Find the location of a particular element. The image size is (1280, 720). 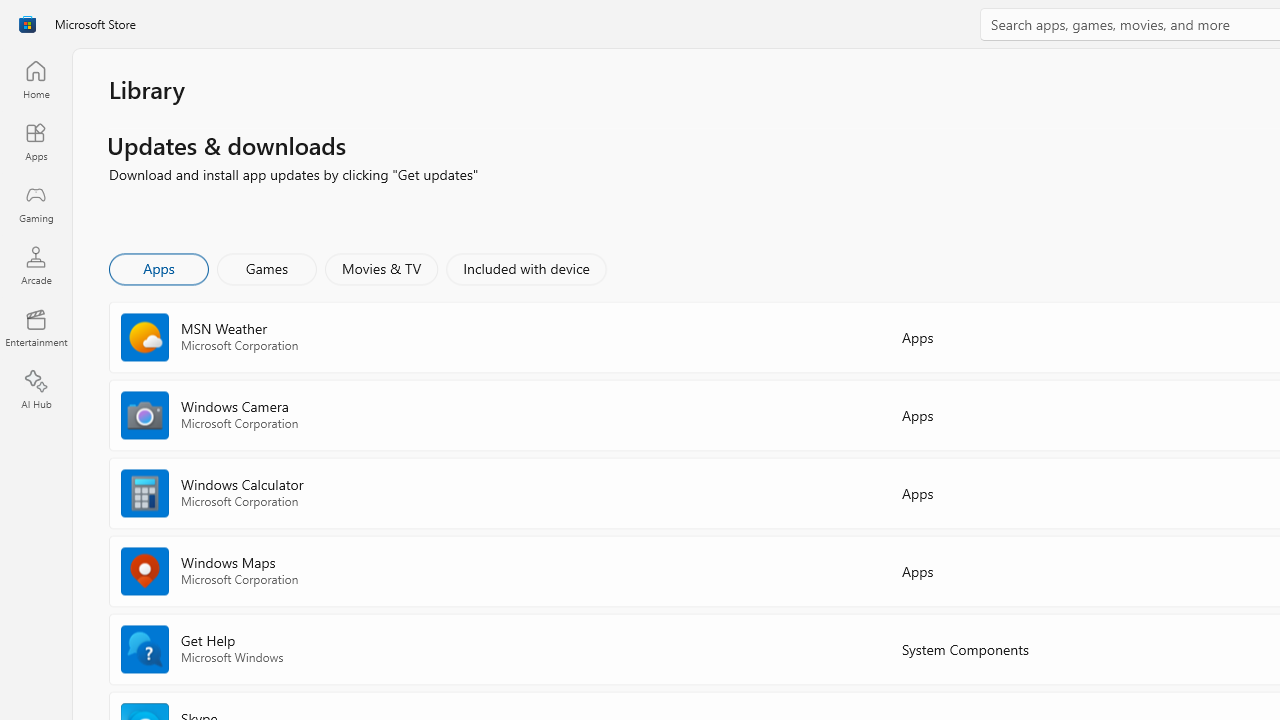

'Movies & TV' is located at coordinates (381, 267).